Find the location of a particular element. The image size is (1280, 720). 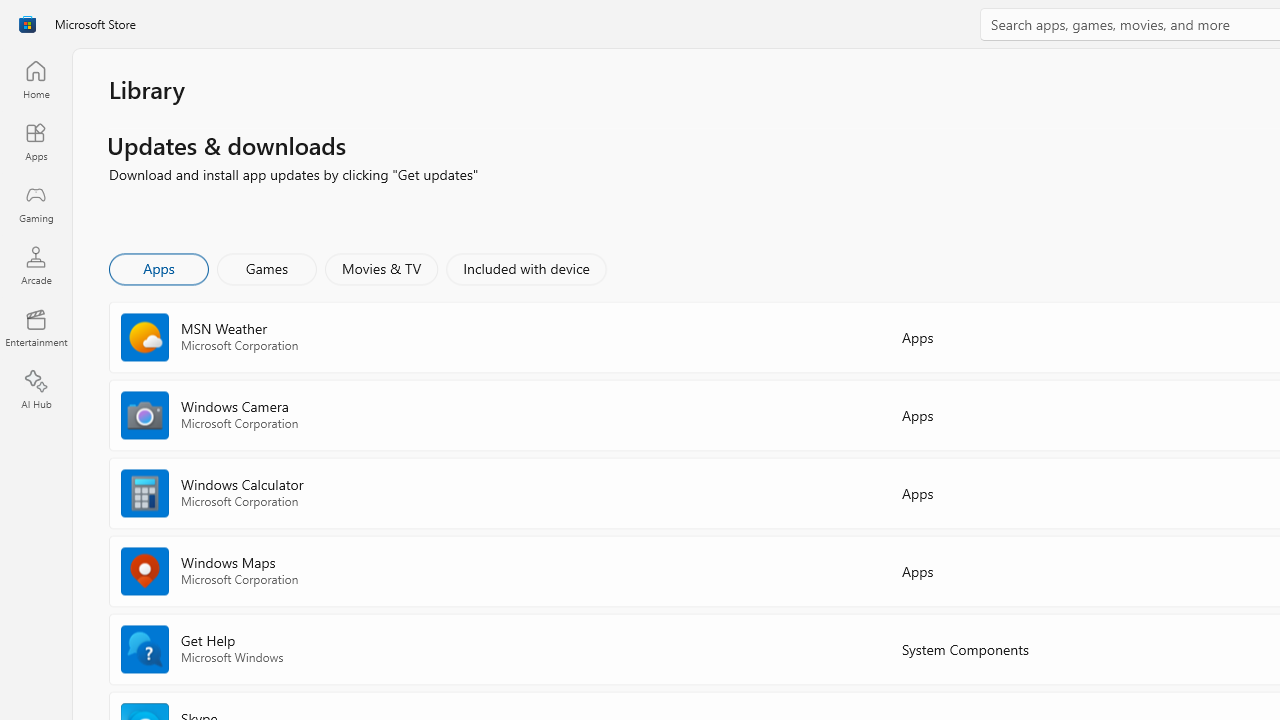

'Movies & TV' is located at coordinates (381, 267).